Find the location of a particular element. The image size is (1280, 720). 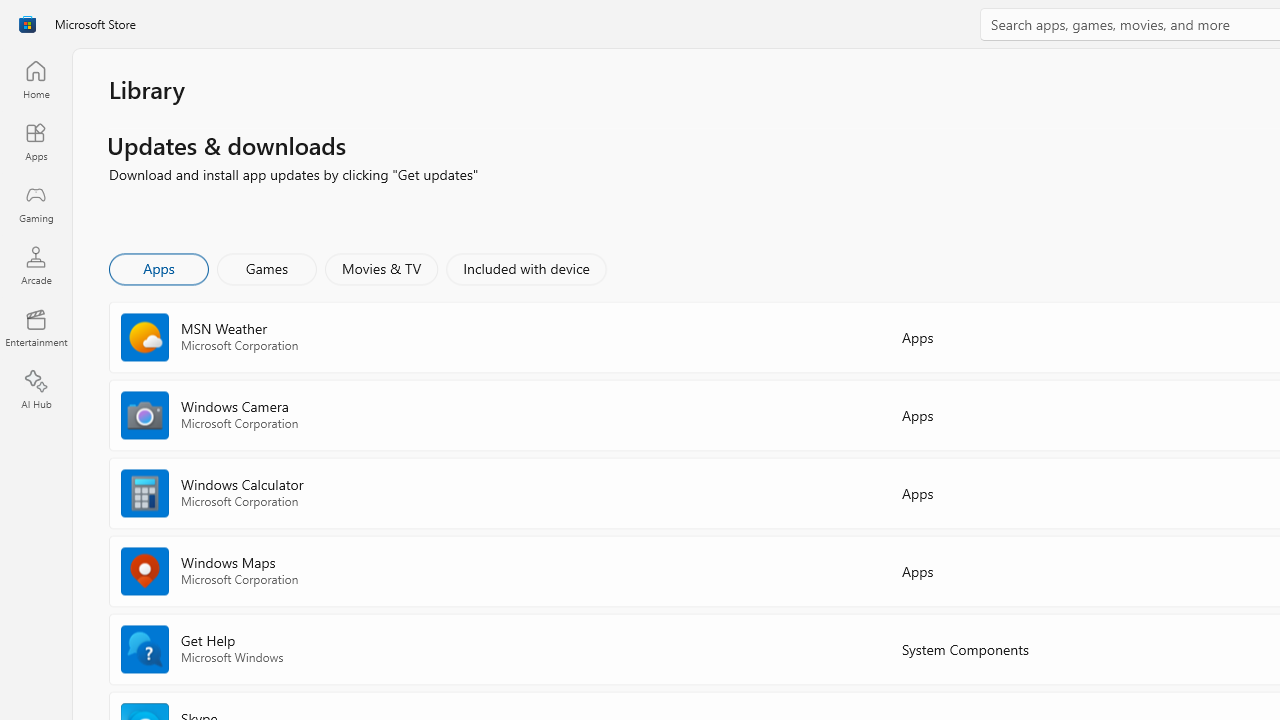

'Movies & TV' is located at coordinates (381, 267).